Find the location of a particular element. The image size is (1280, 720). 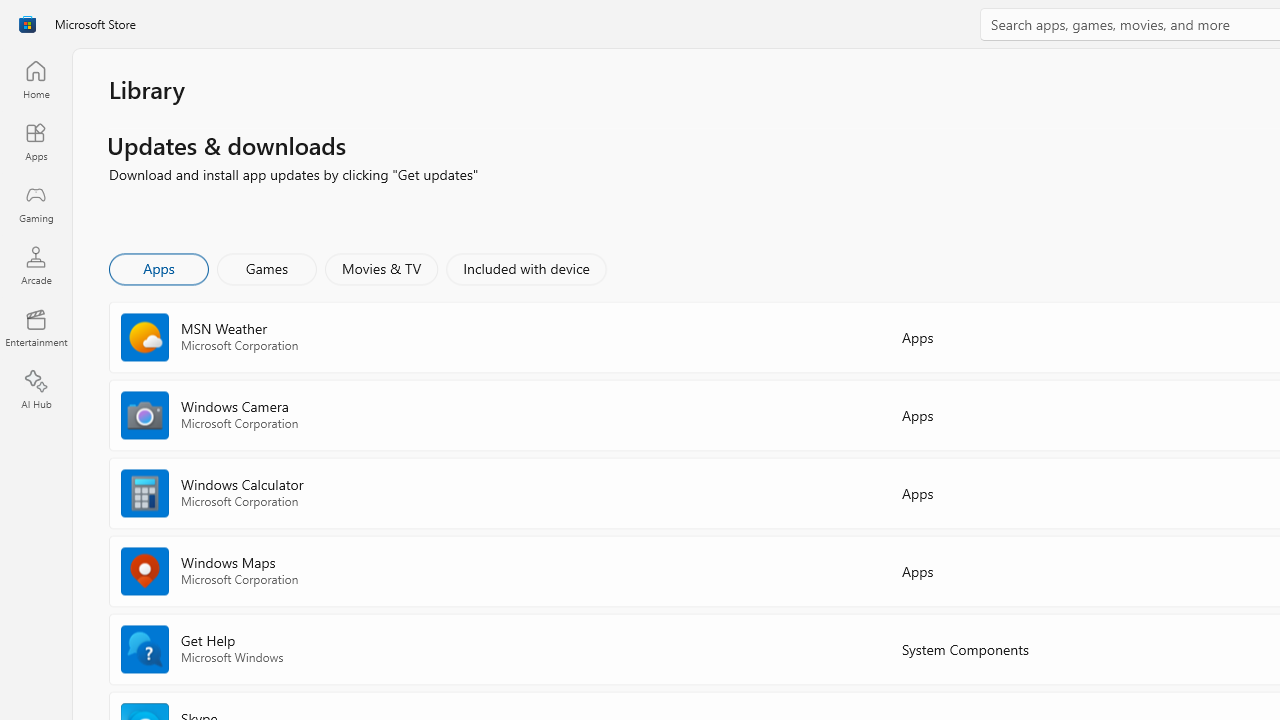

'Movies & TV' is located at coordinates (381, 267).